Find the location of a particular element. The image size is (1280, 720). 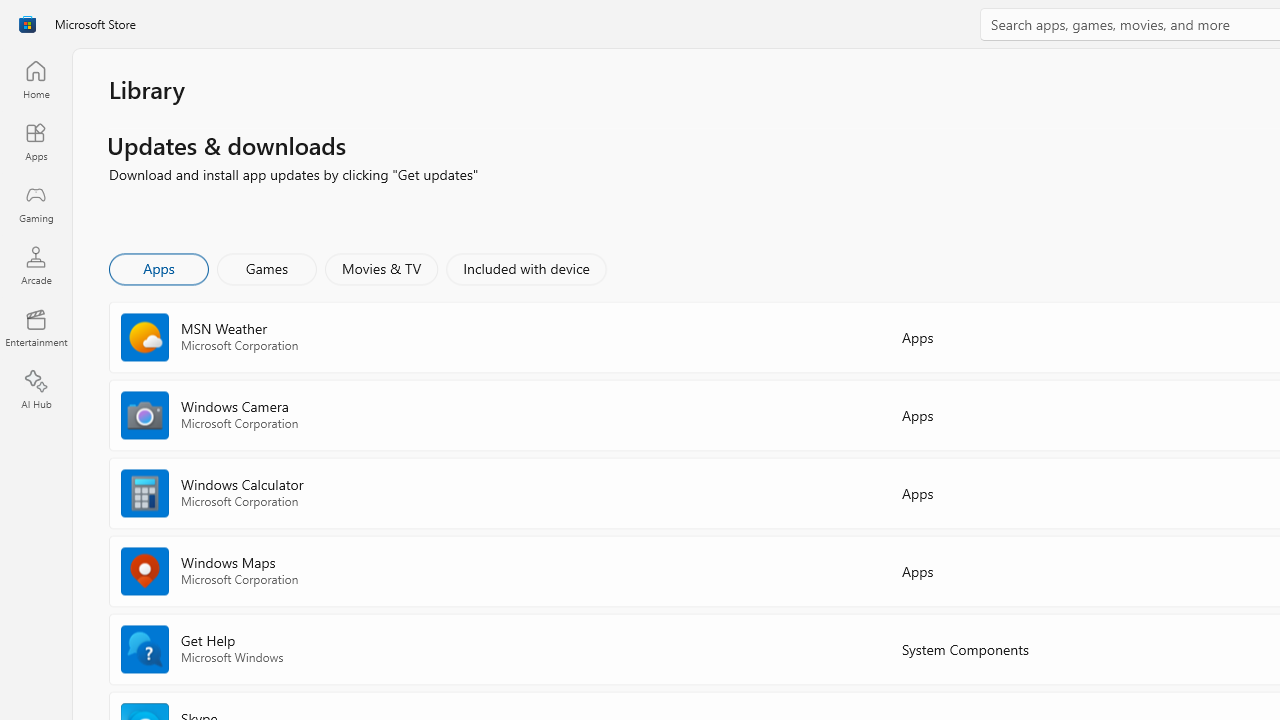

'Movies & TV' is located at coordinates (381, 267).